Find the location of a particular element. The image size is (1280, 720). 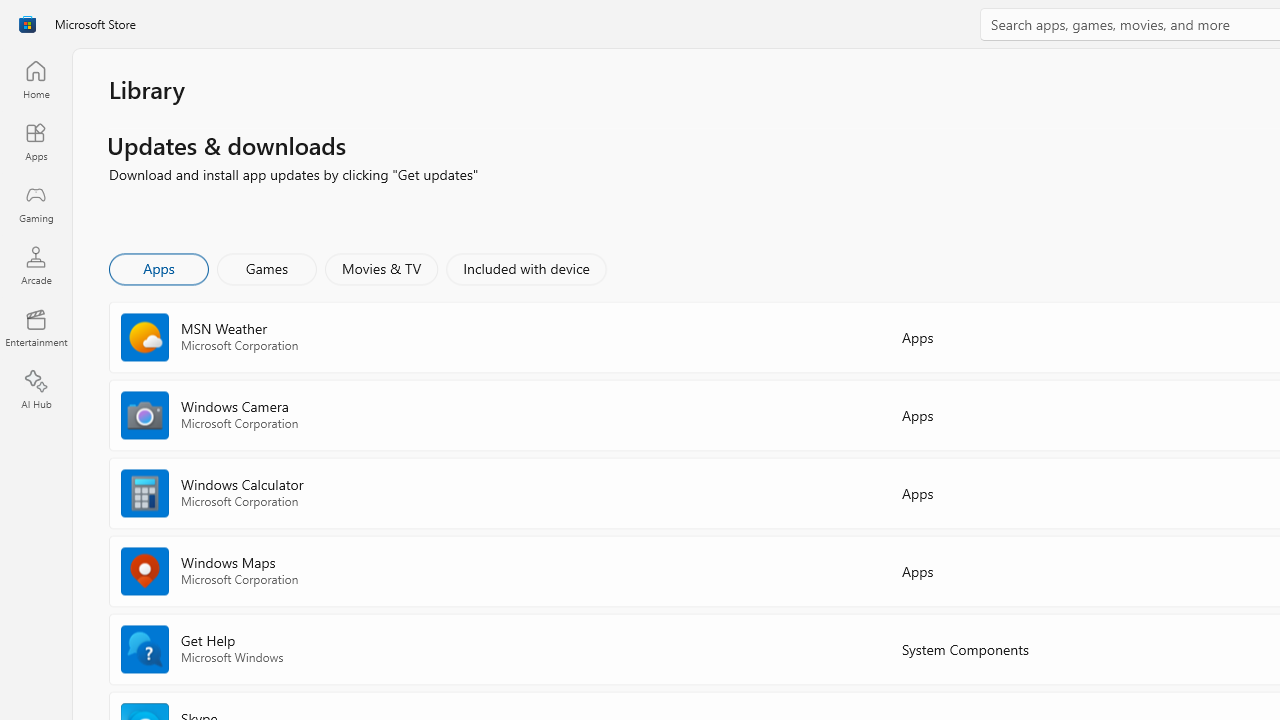

'Movies & TV' is located at coordinates (381, 267).